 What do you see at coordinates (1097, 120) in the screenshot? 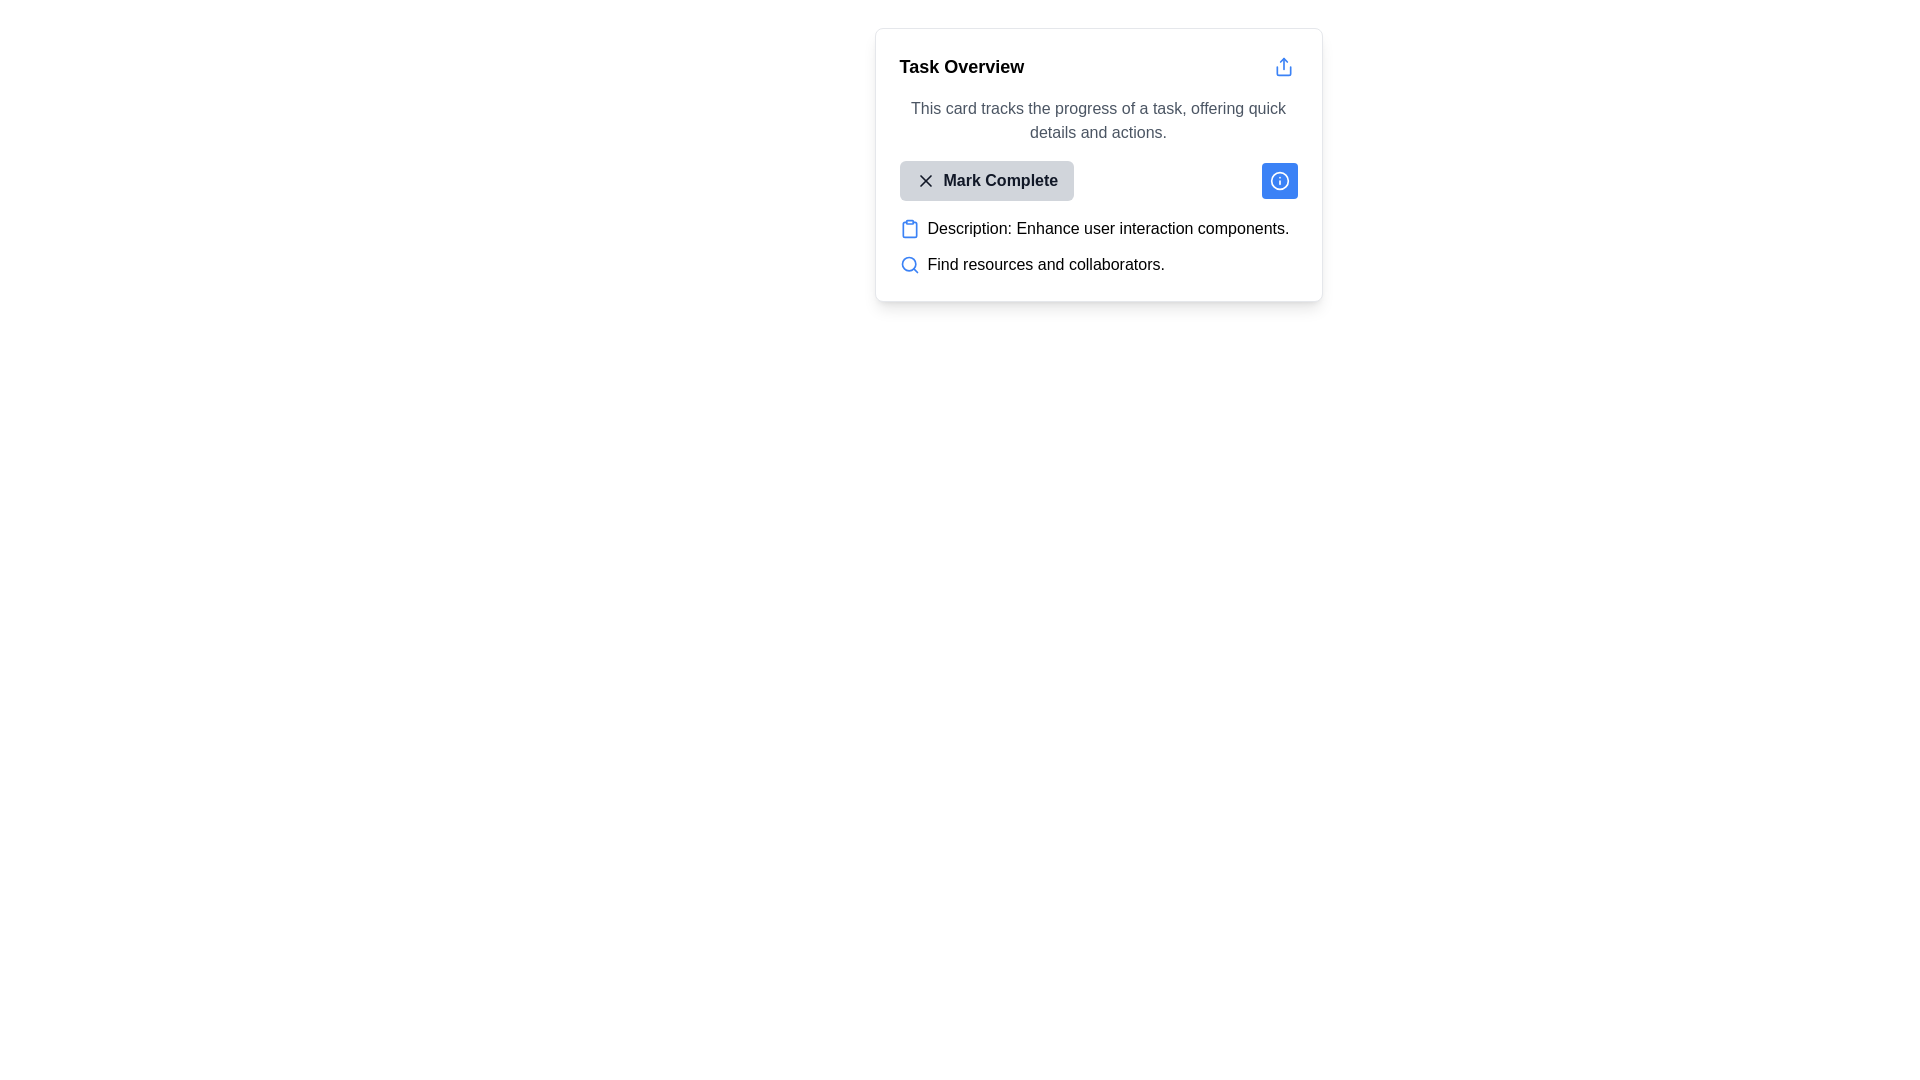
I see `the text block that provides a description for the task, located below the 'Task Overview' heading and above the 'Mark Complete' button in the card component` at bounding box center [1097, 120].